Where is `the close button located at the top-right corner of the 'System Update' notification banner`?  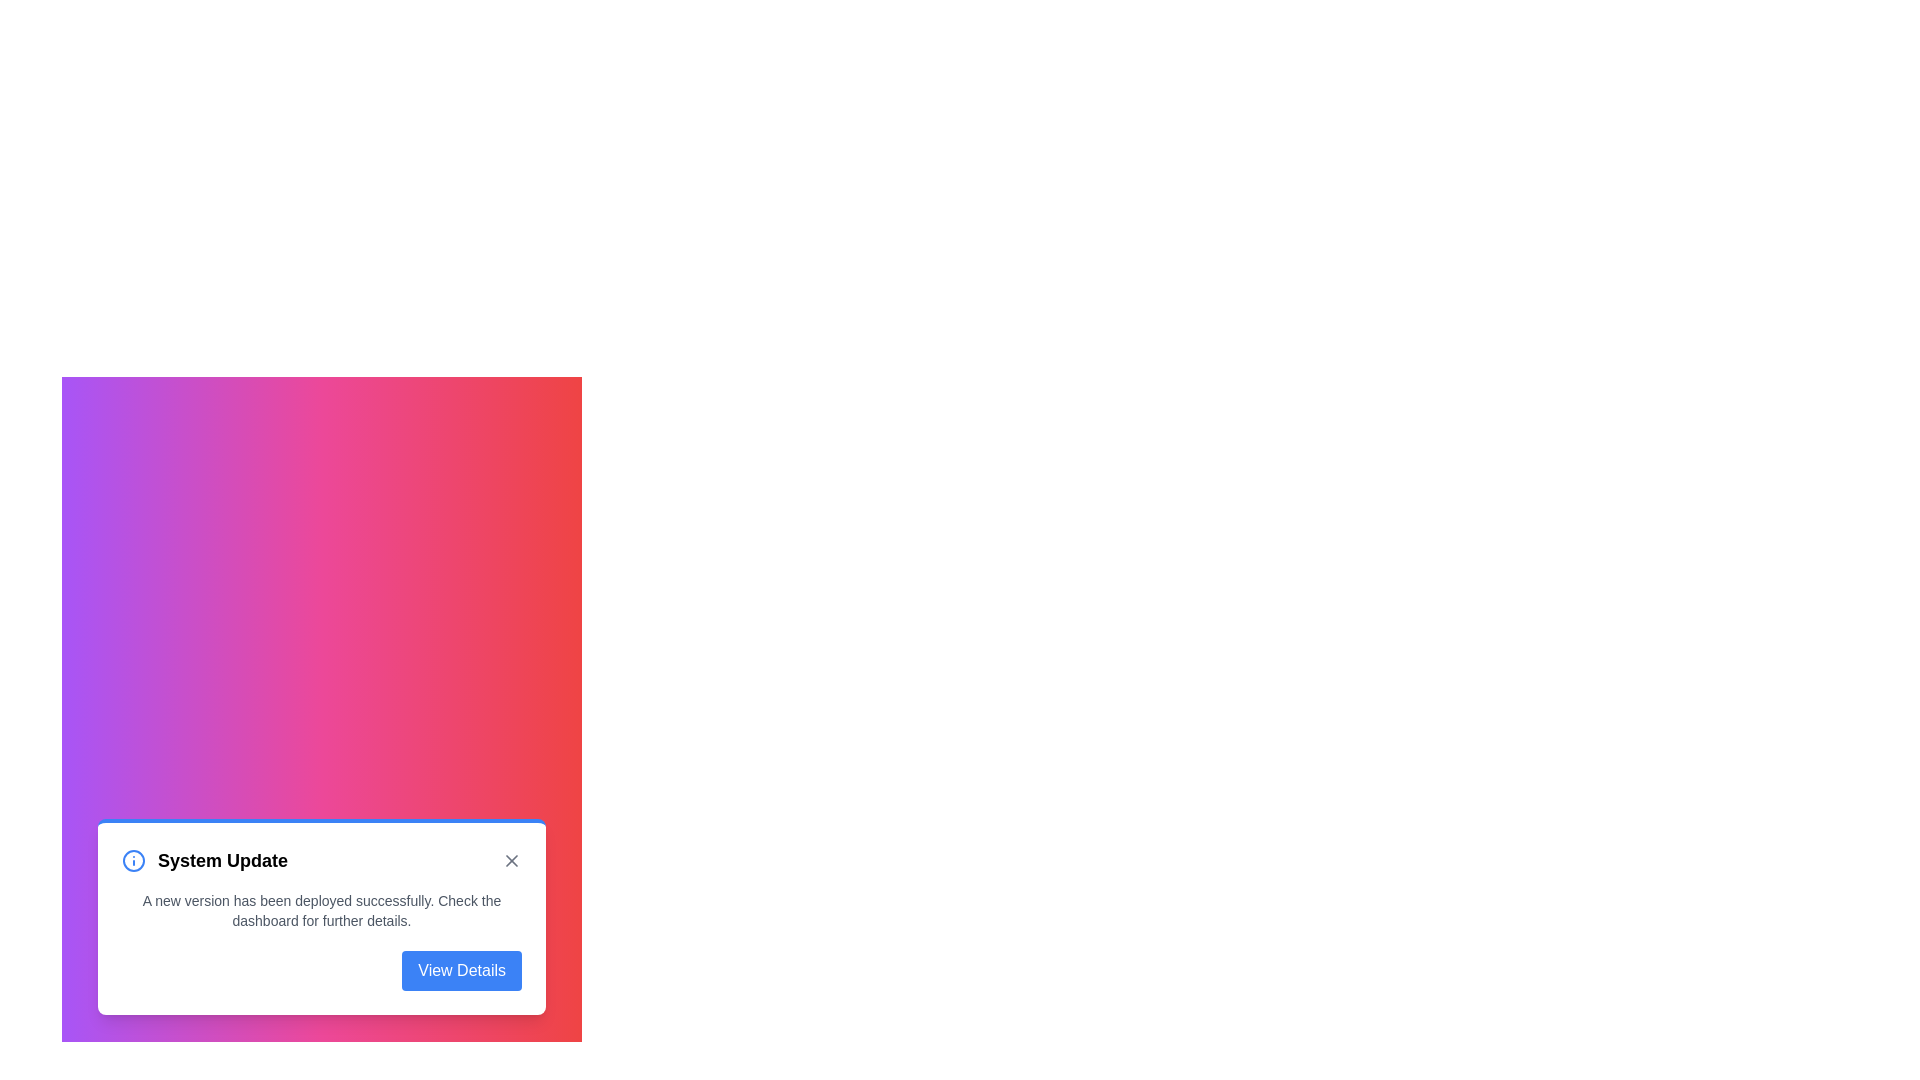
the close button located at the top-right corner of the 'System Update' notification banner is located at coordinates (512, 859).